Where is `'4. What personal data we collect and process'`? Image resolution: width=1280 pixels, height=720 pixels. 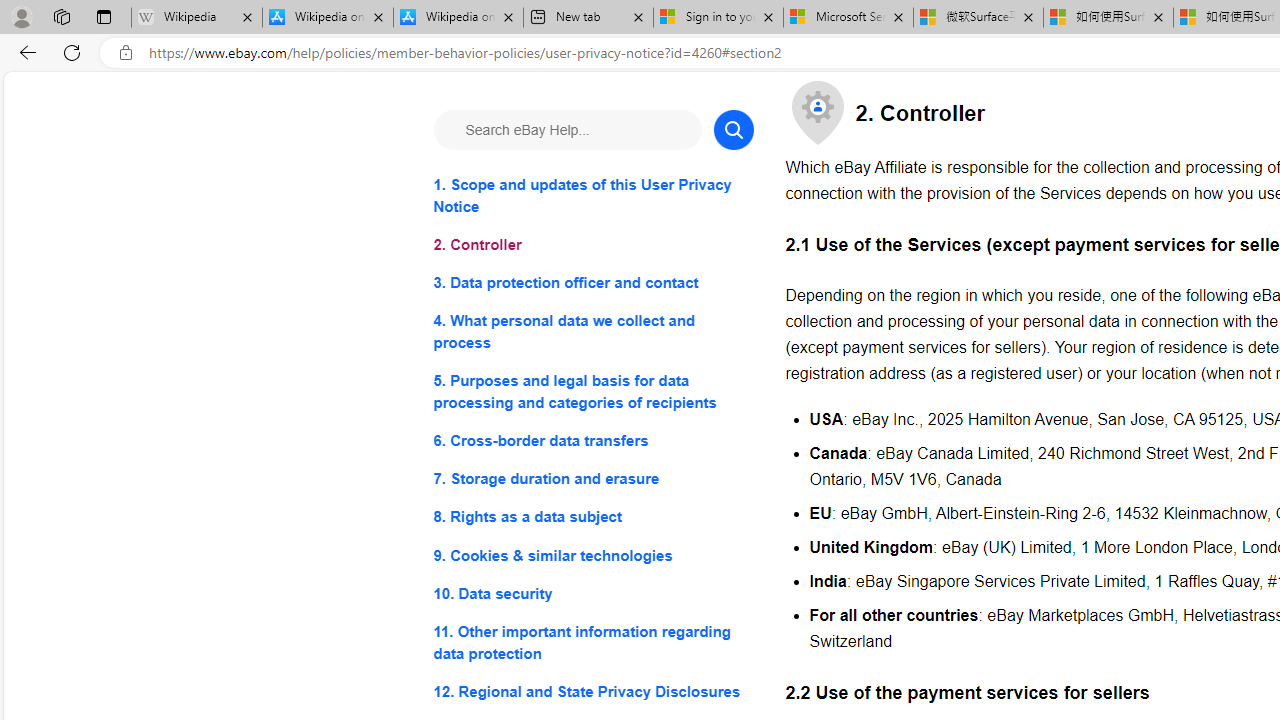
'4. What personal data we collect and process' is located at coordinates (592, 331).